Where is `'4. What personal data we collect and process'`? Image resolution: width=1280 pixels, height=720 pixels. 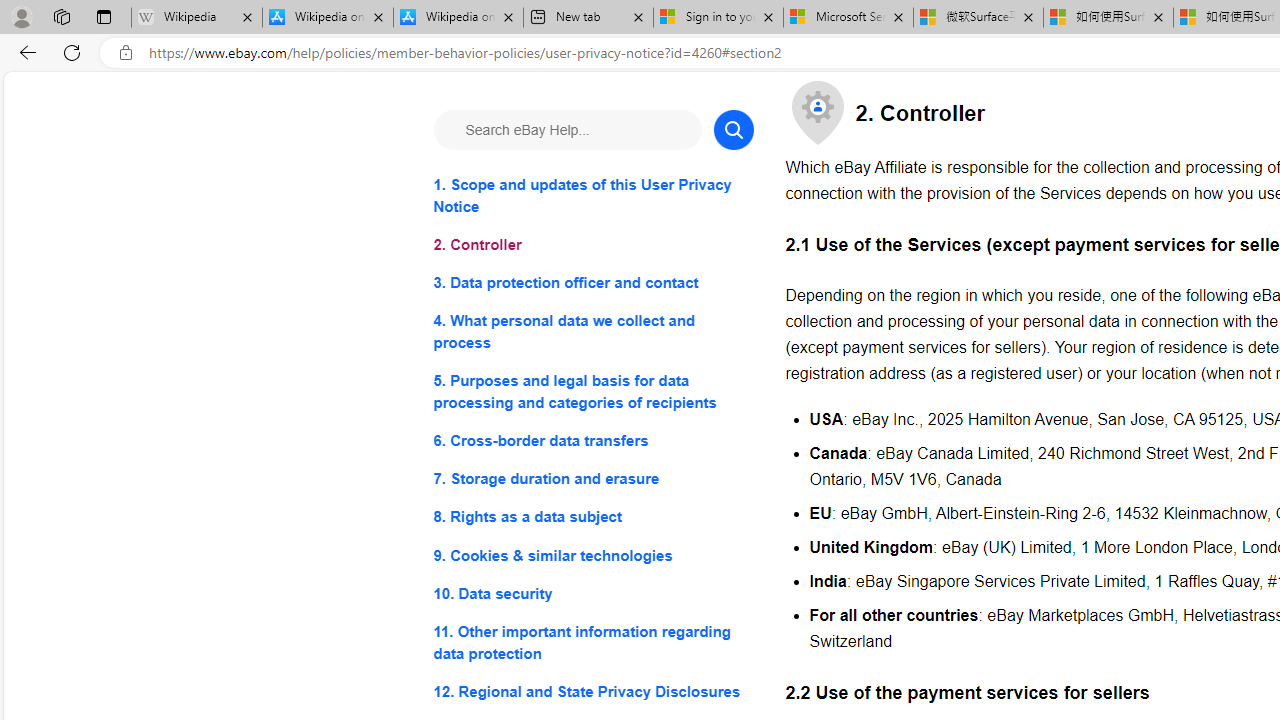
'4. What personal data we collect and process' is located at coordinates (592, 331).